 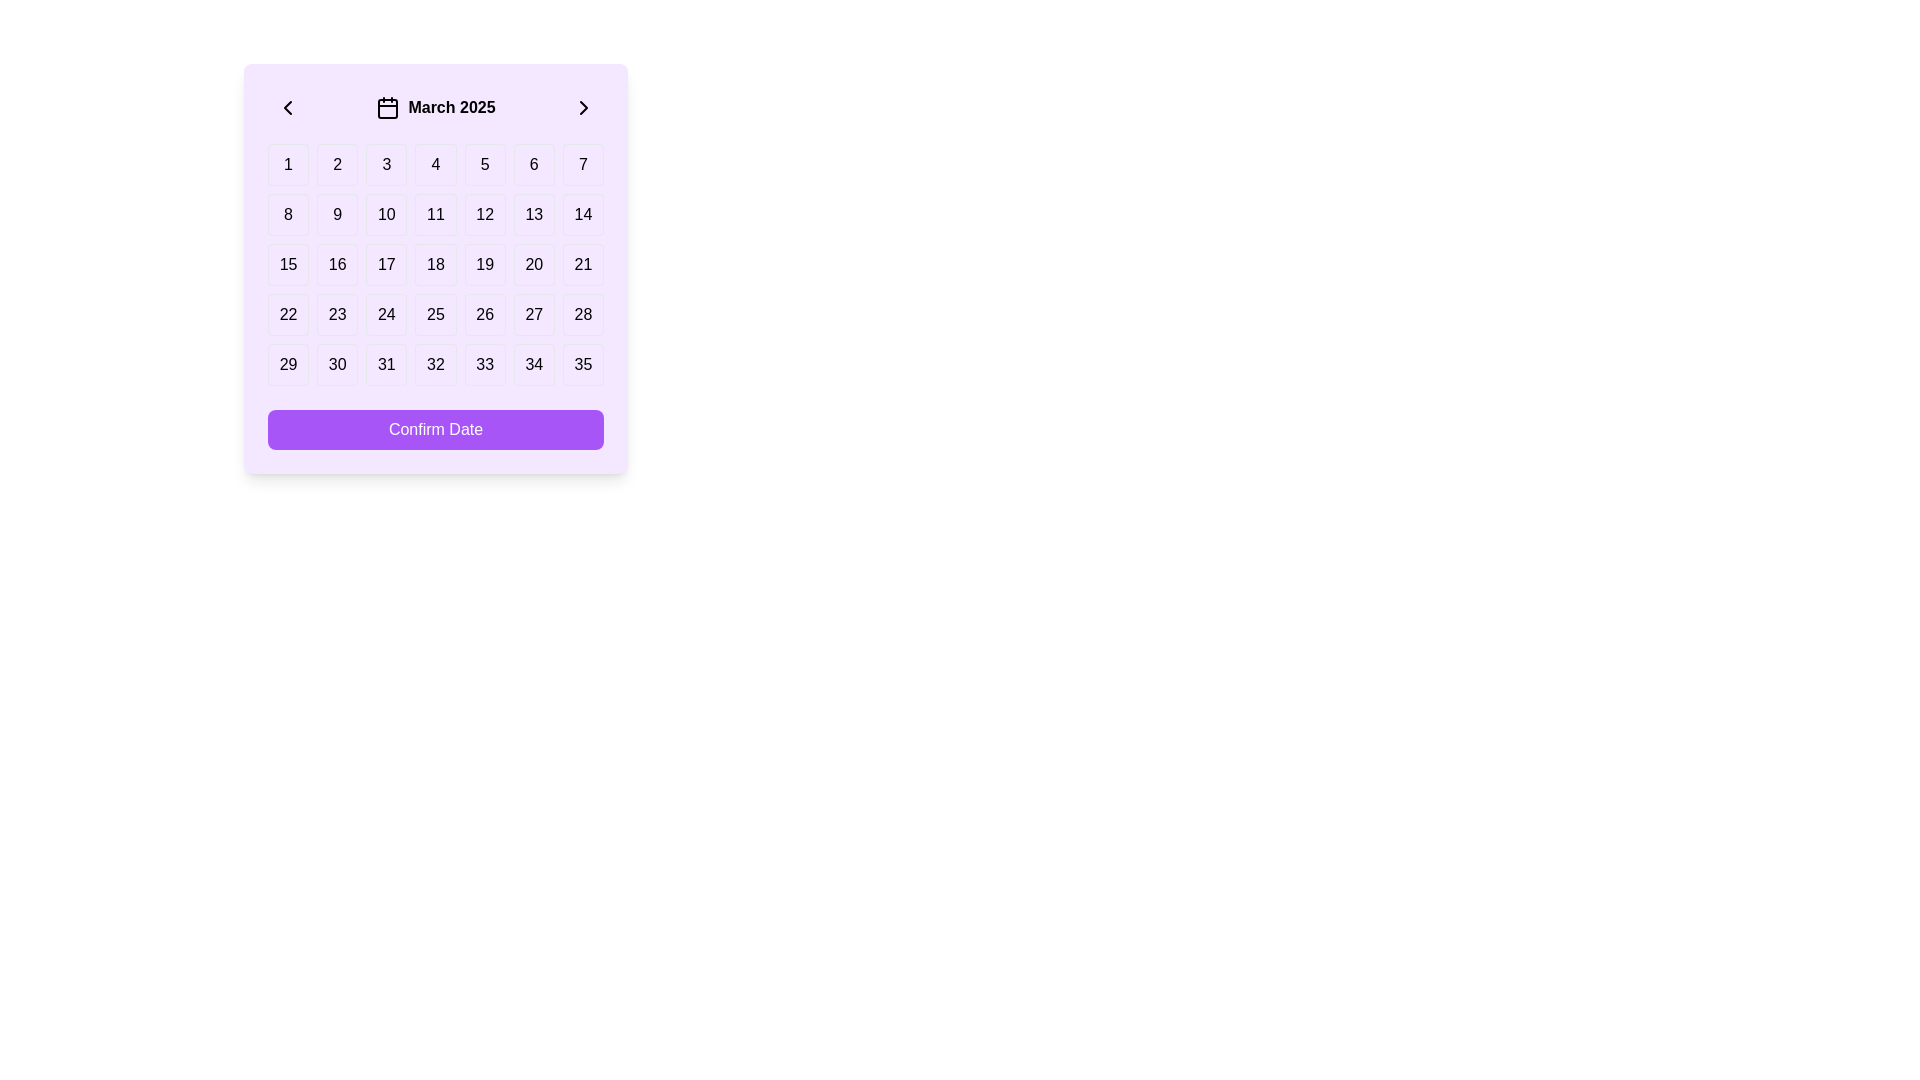 What do you see at coordinates (450, 108) in the screenshot?
I see `the 'March 2025' text label, which is prominently displayed in bold font in the header section of a calendar-like widget` at bounding box center [450, 108].